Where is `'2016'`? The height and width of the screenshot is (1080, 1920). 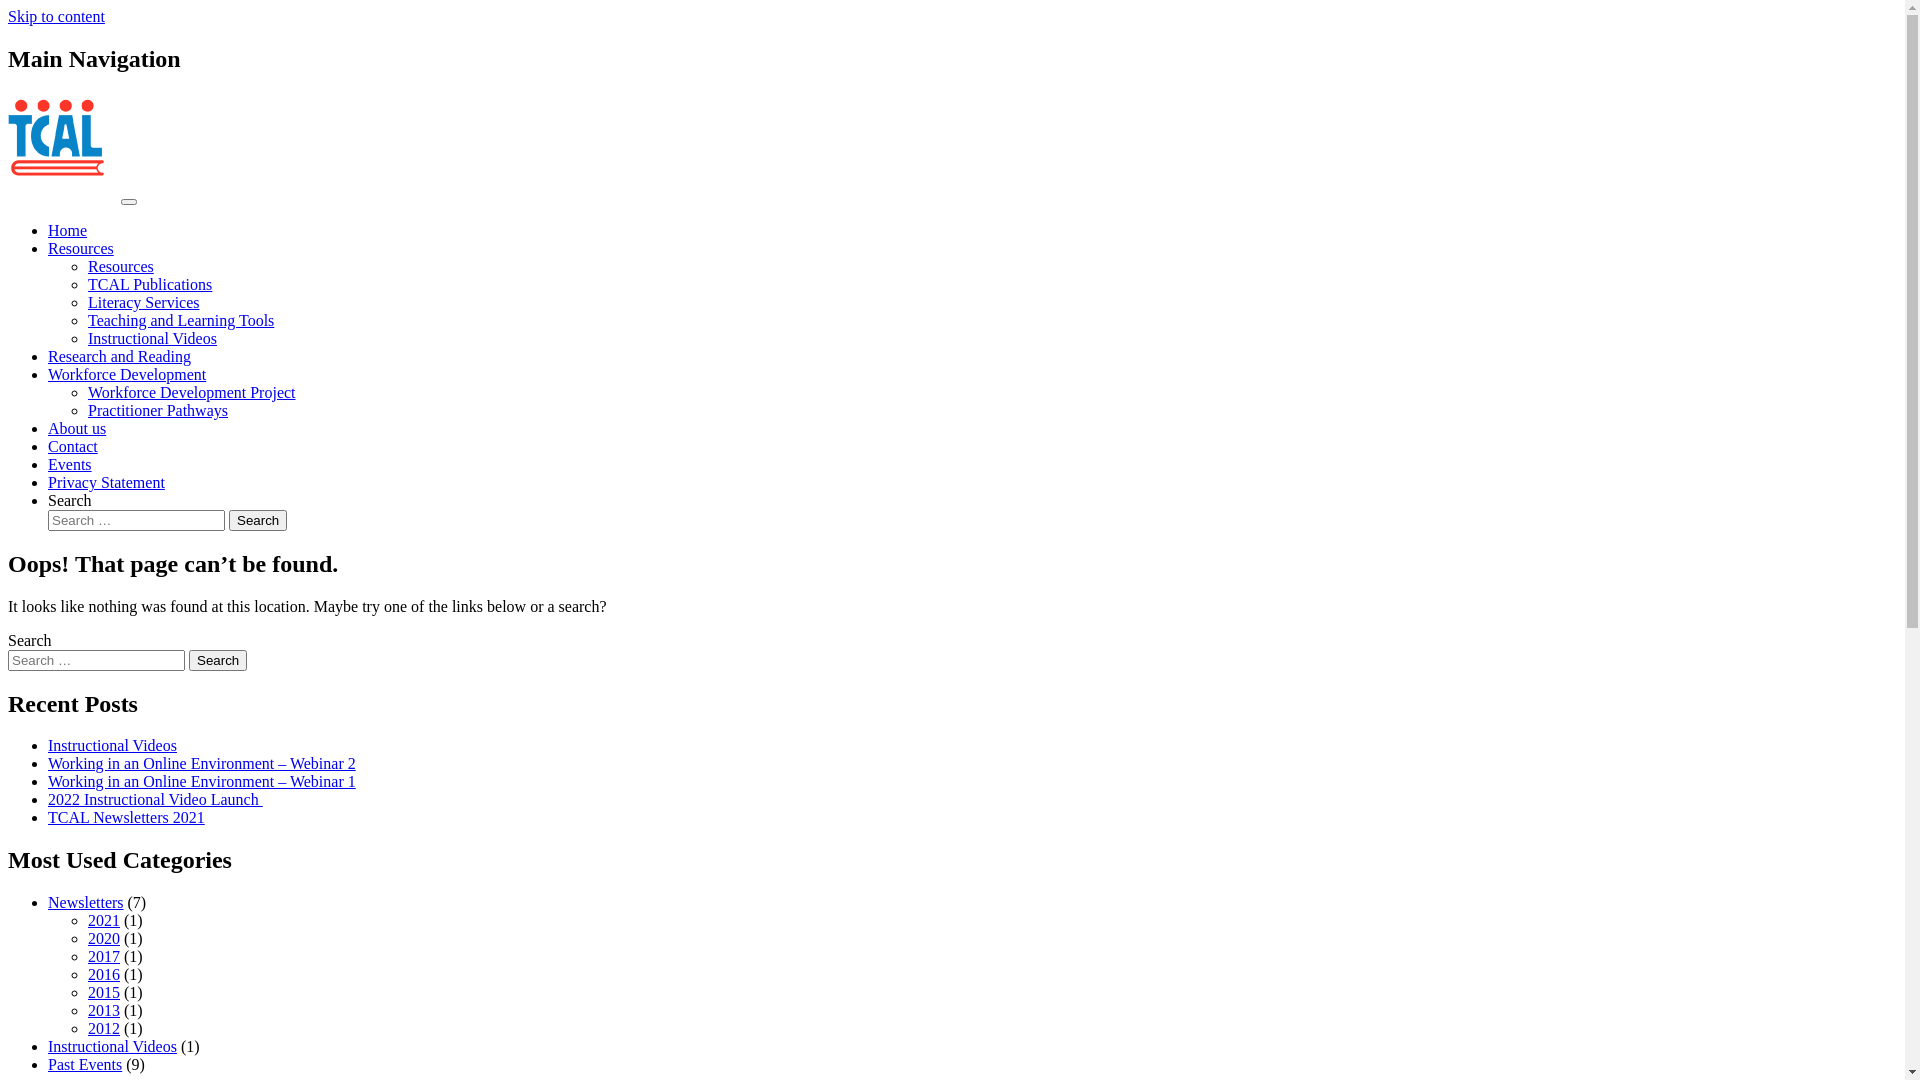 '2016' is located at coordinates (103, 973).